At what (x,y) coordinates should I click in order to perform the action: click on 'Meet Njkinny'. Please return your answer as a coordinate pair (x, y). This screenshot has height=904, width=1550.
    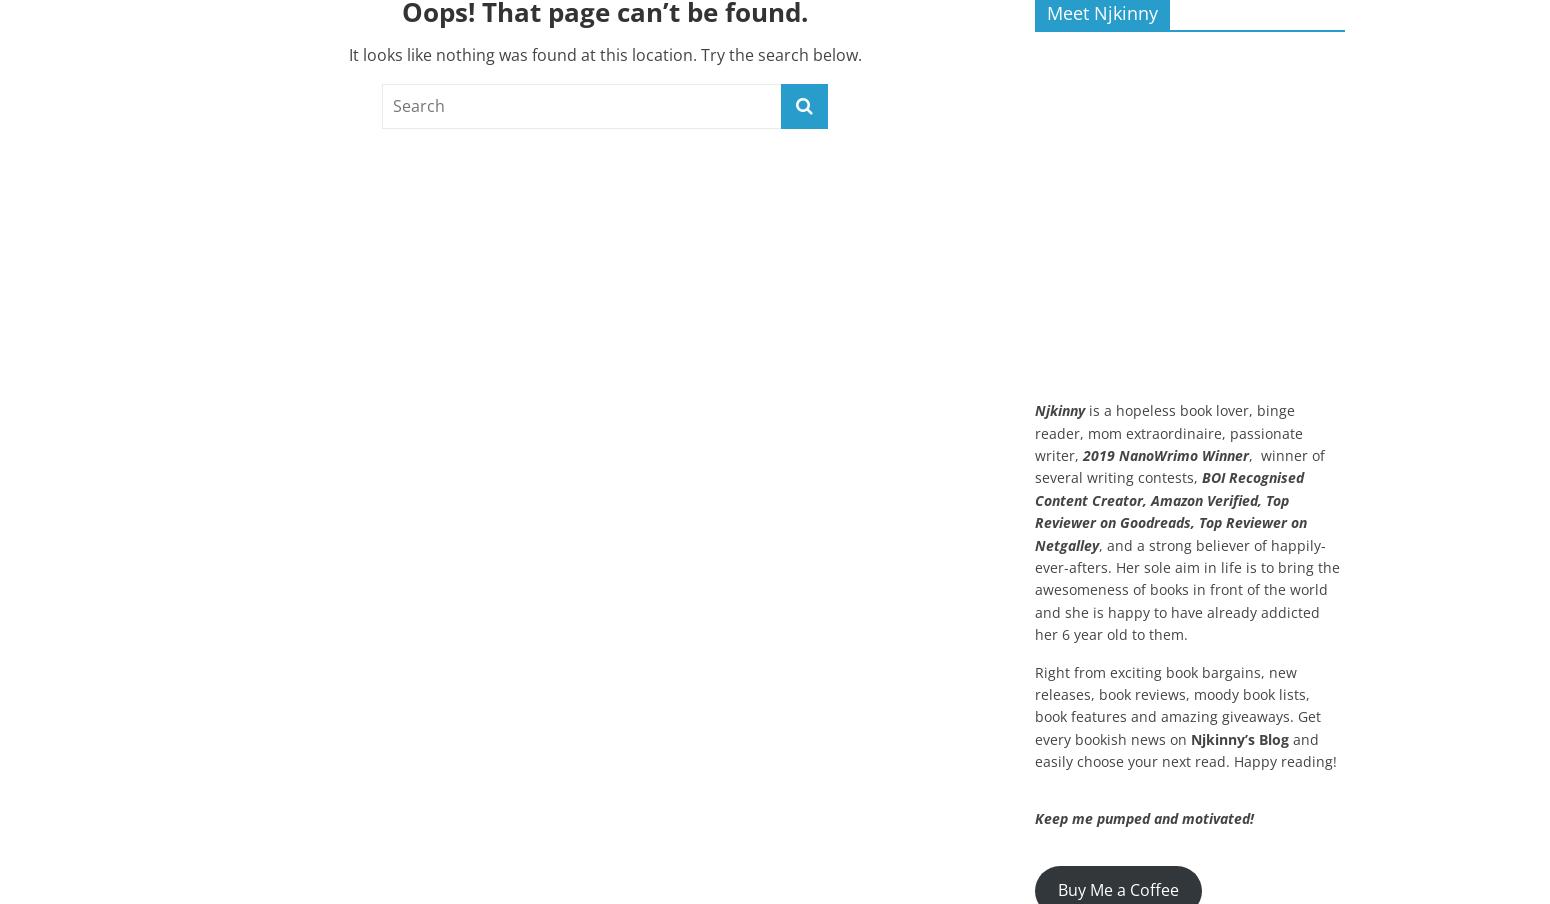
    Looking at the image, I should click on (1101, 11).